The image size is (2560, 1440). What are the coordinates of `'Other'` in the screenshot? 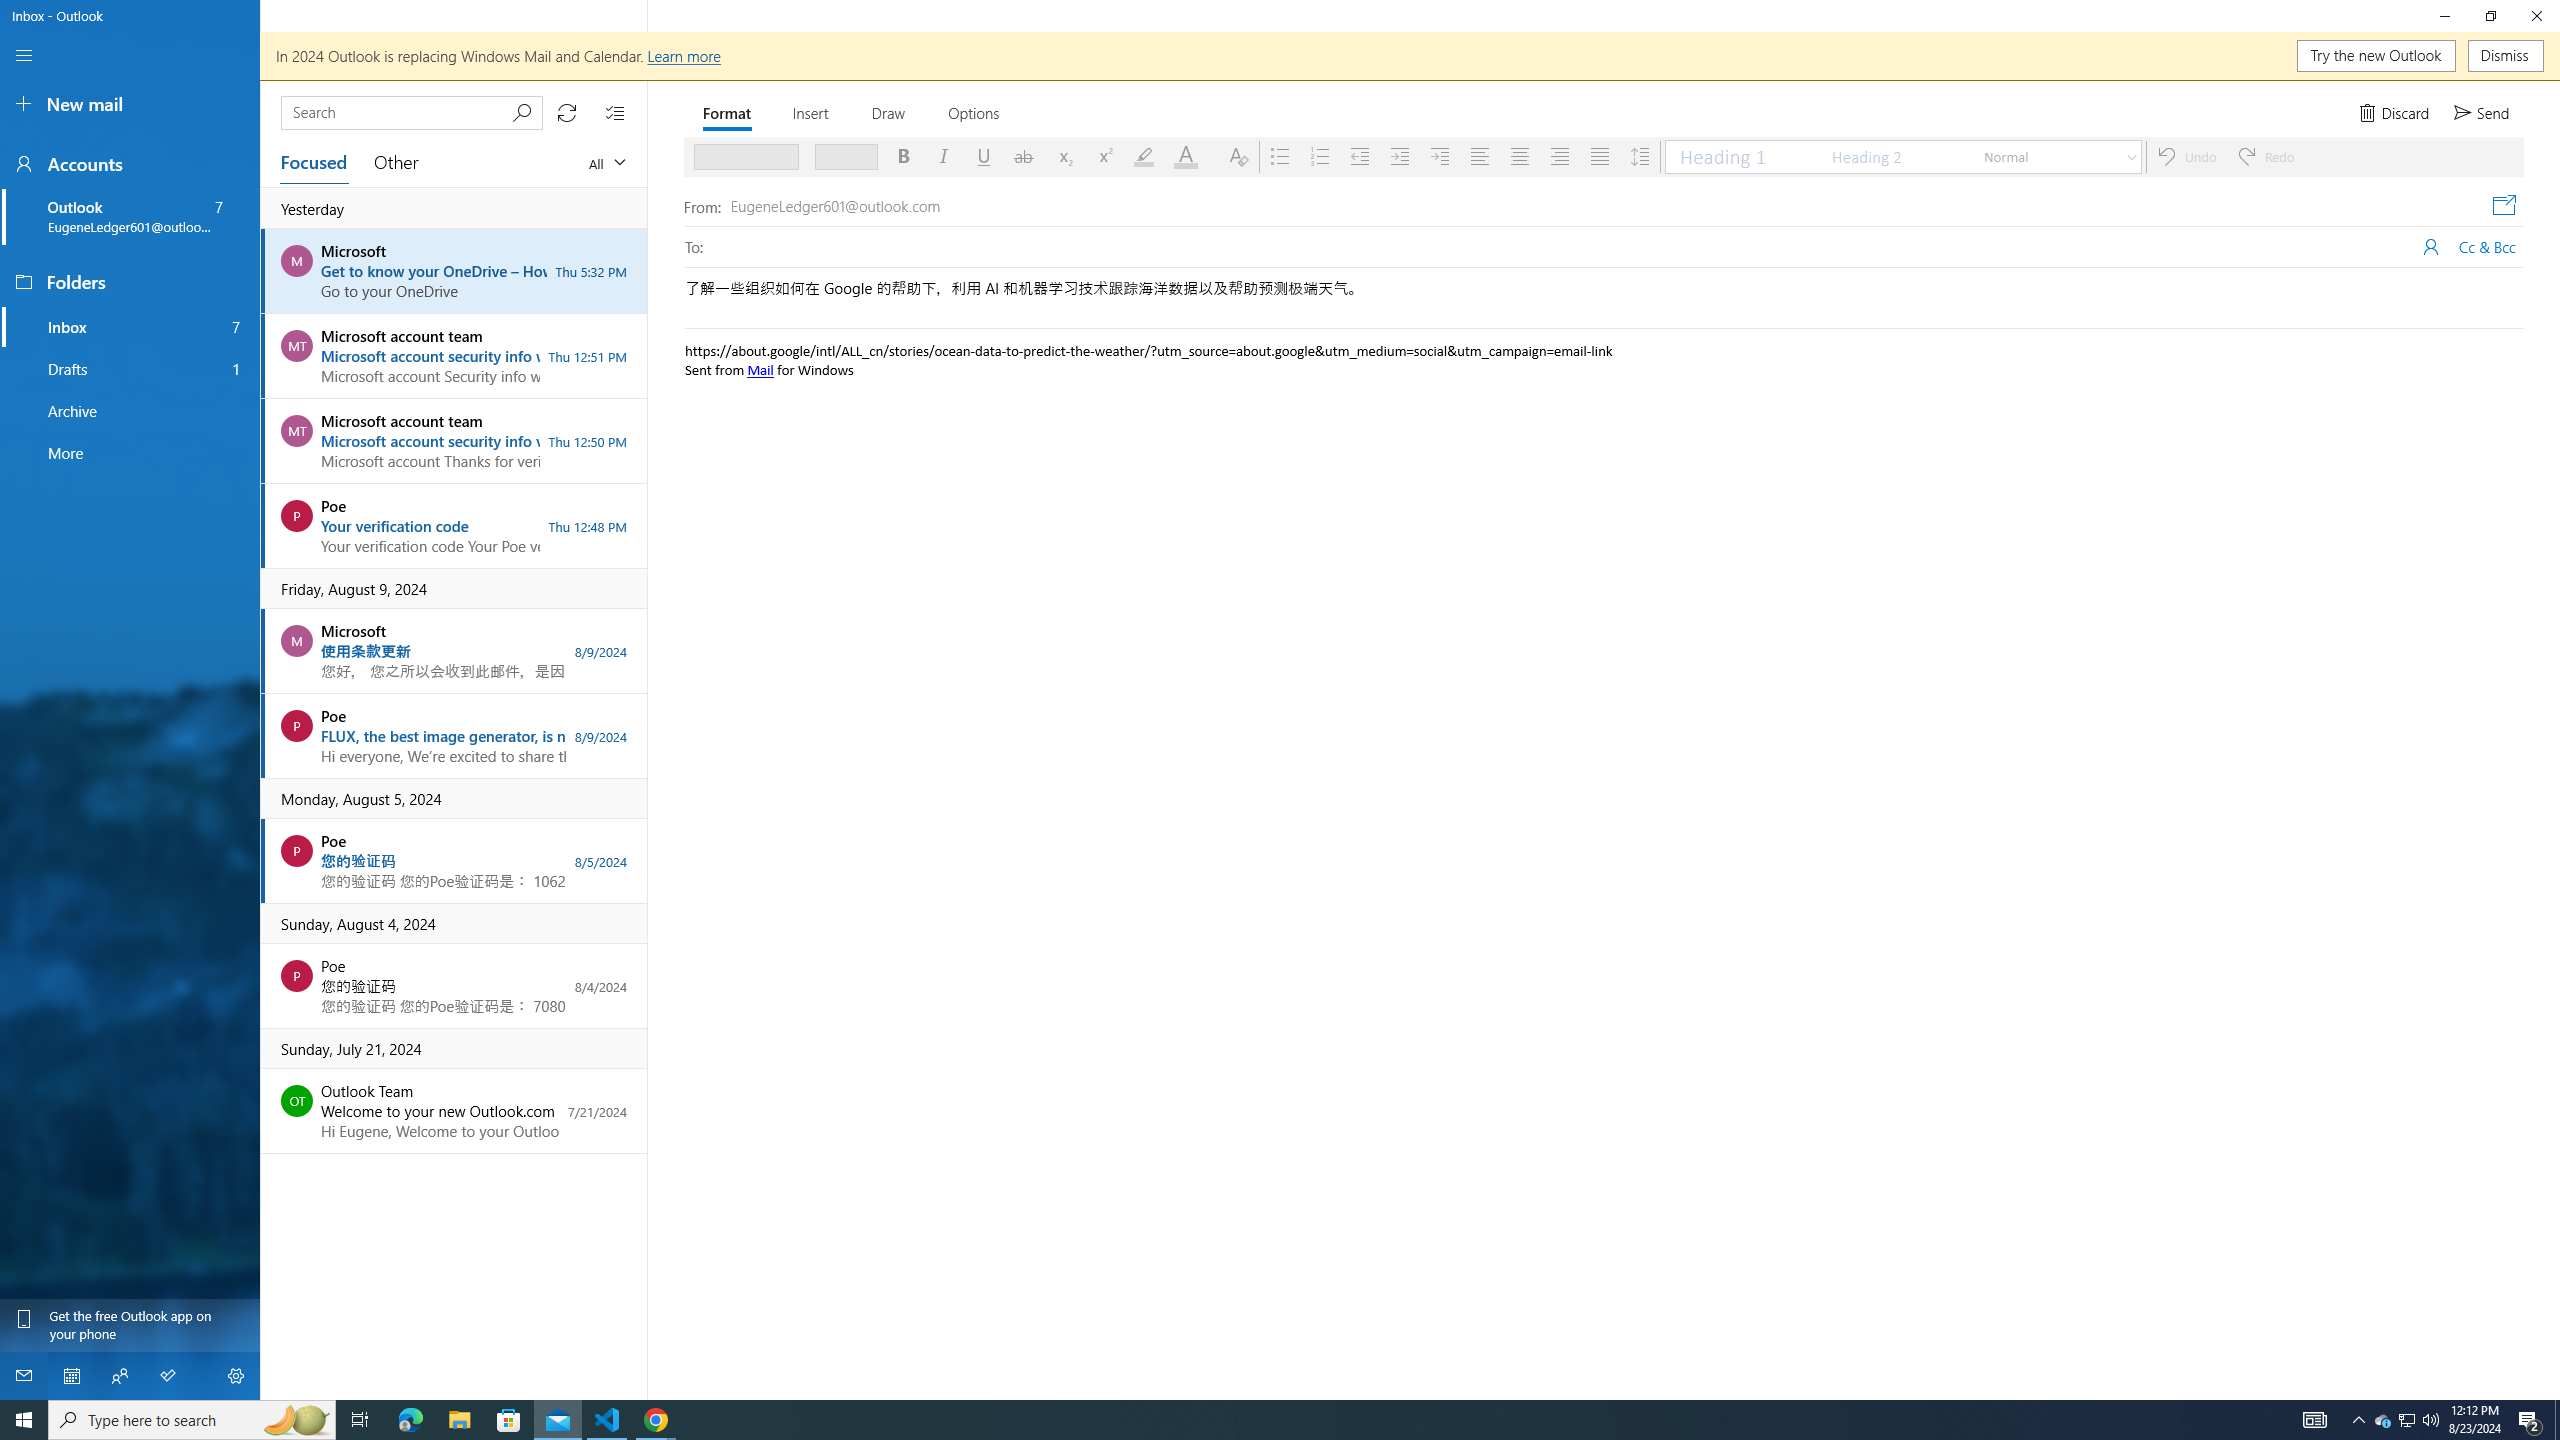 It's located at (395, 161).